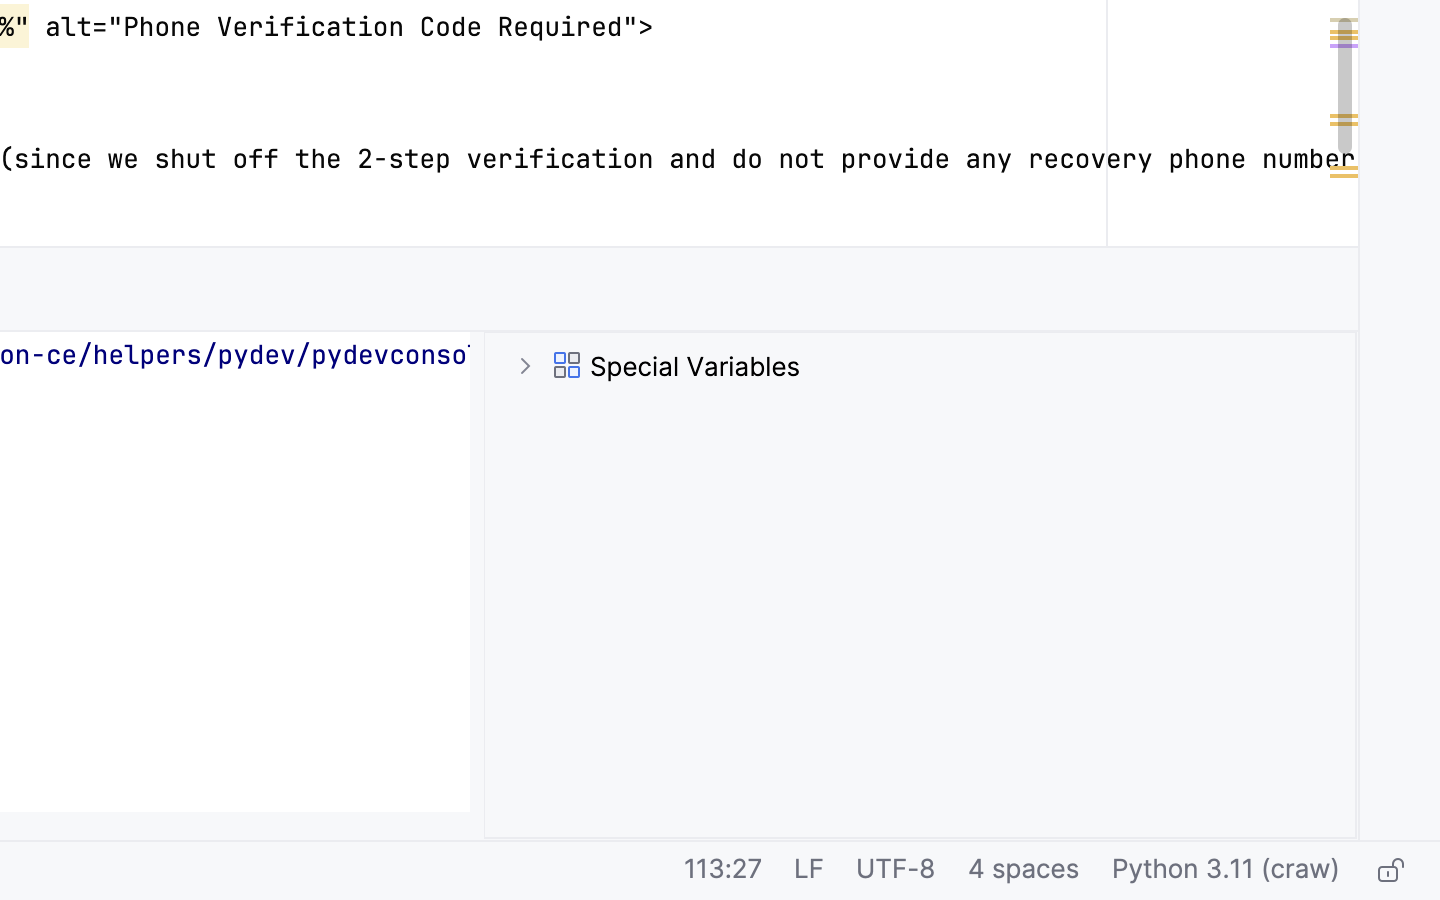 The width and height of the screenshot is (1440, 900). Describe the element at coordinates (808, 871) in the screenshot. I see `'LF'` at that location.